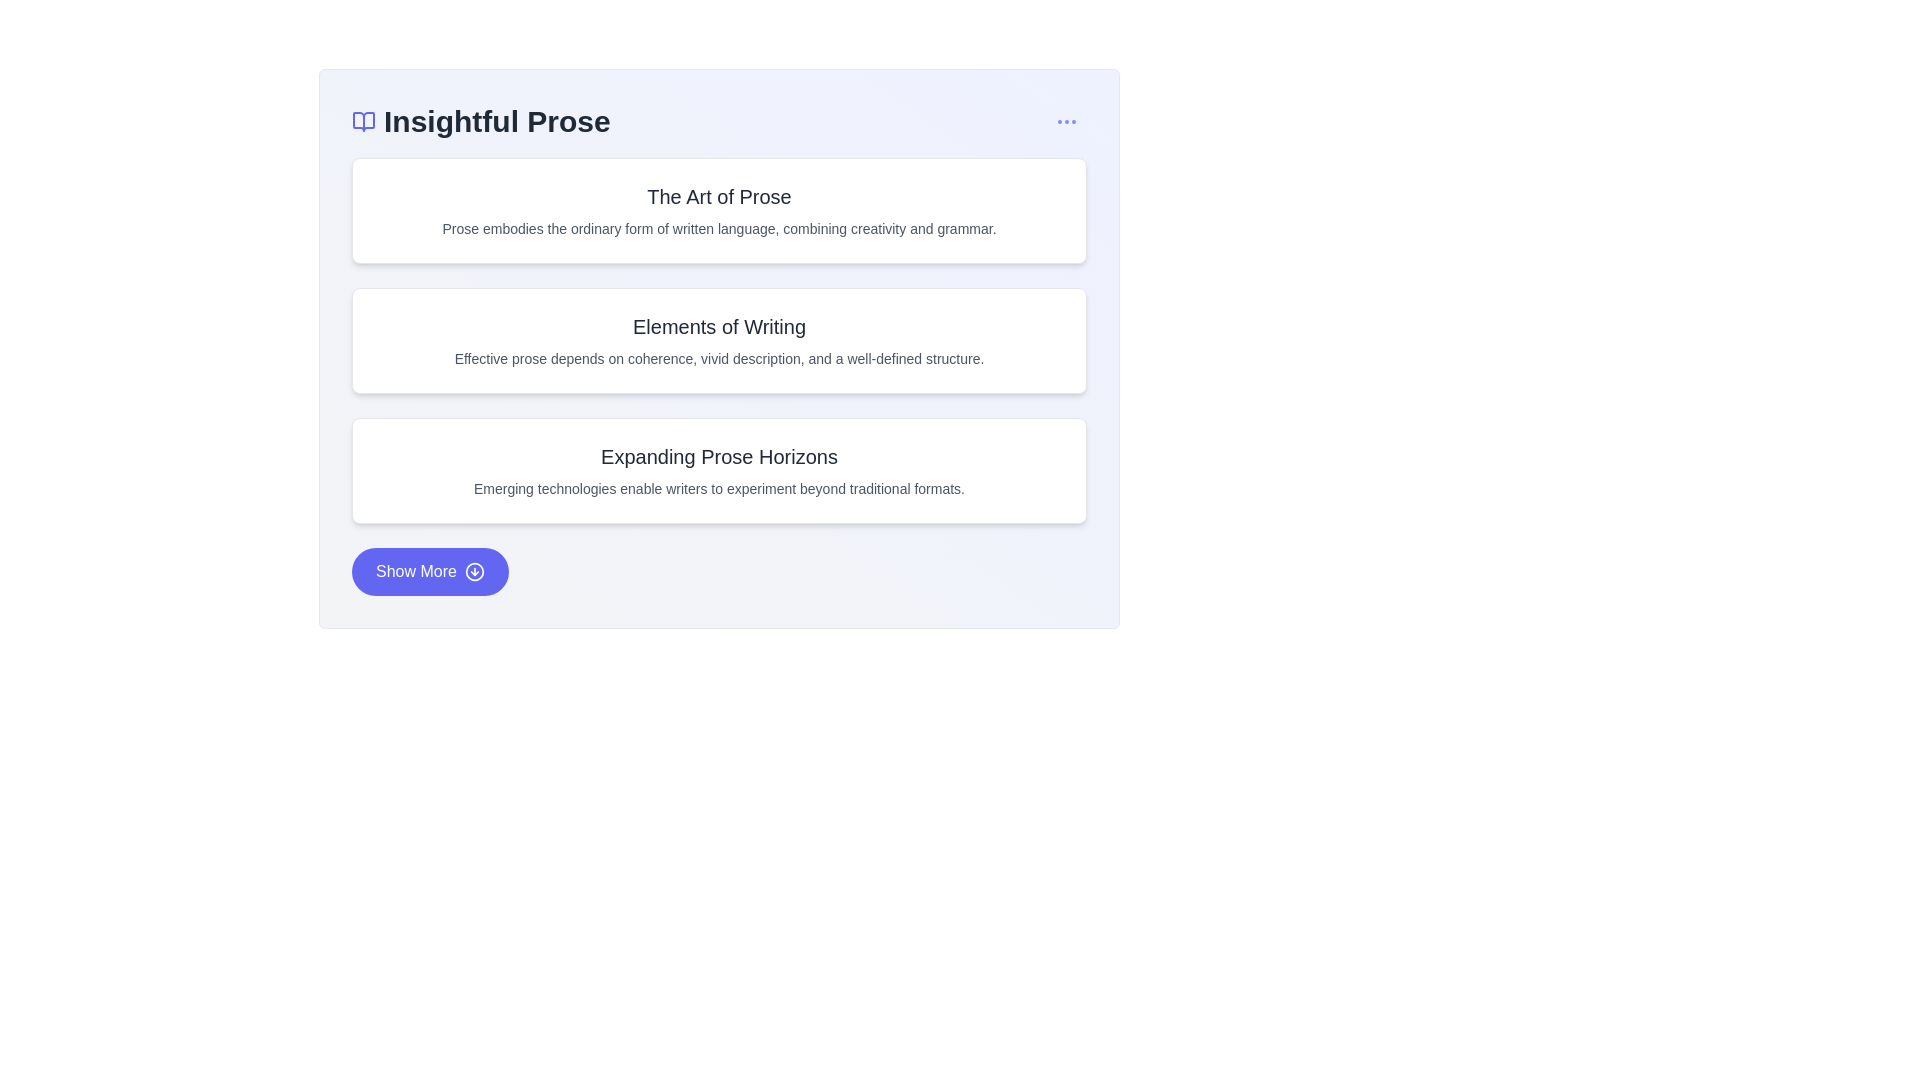  What do you see at coordinates (474, 571) in the screenshot?
I see `the decorative icon with a purple outline and a downward-pointing arrow located to the right of the 'Show More' button text` at bounding box center [474, 571].